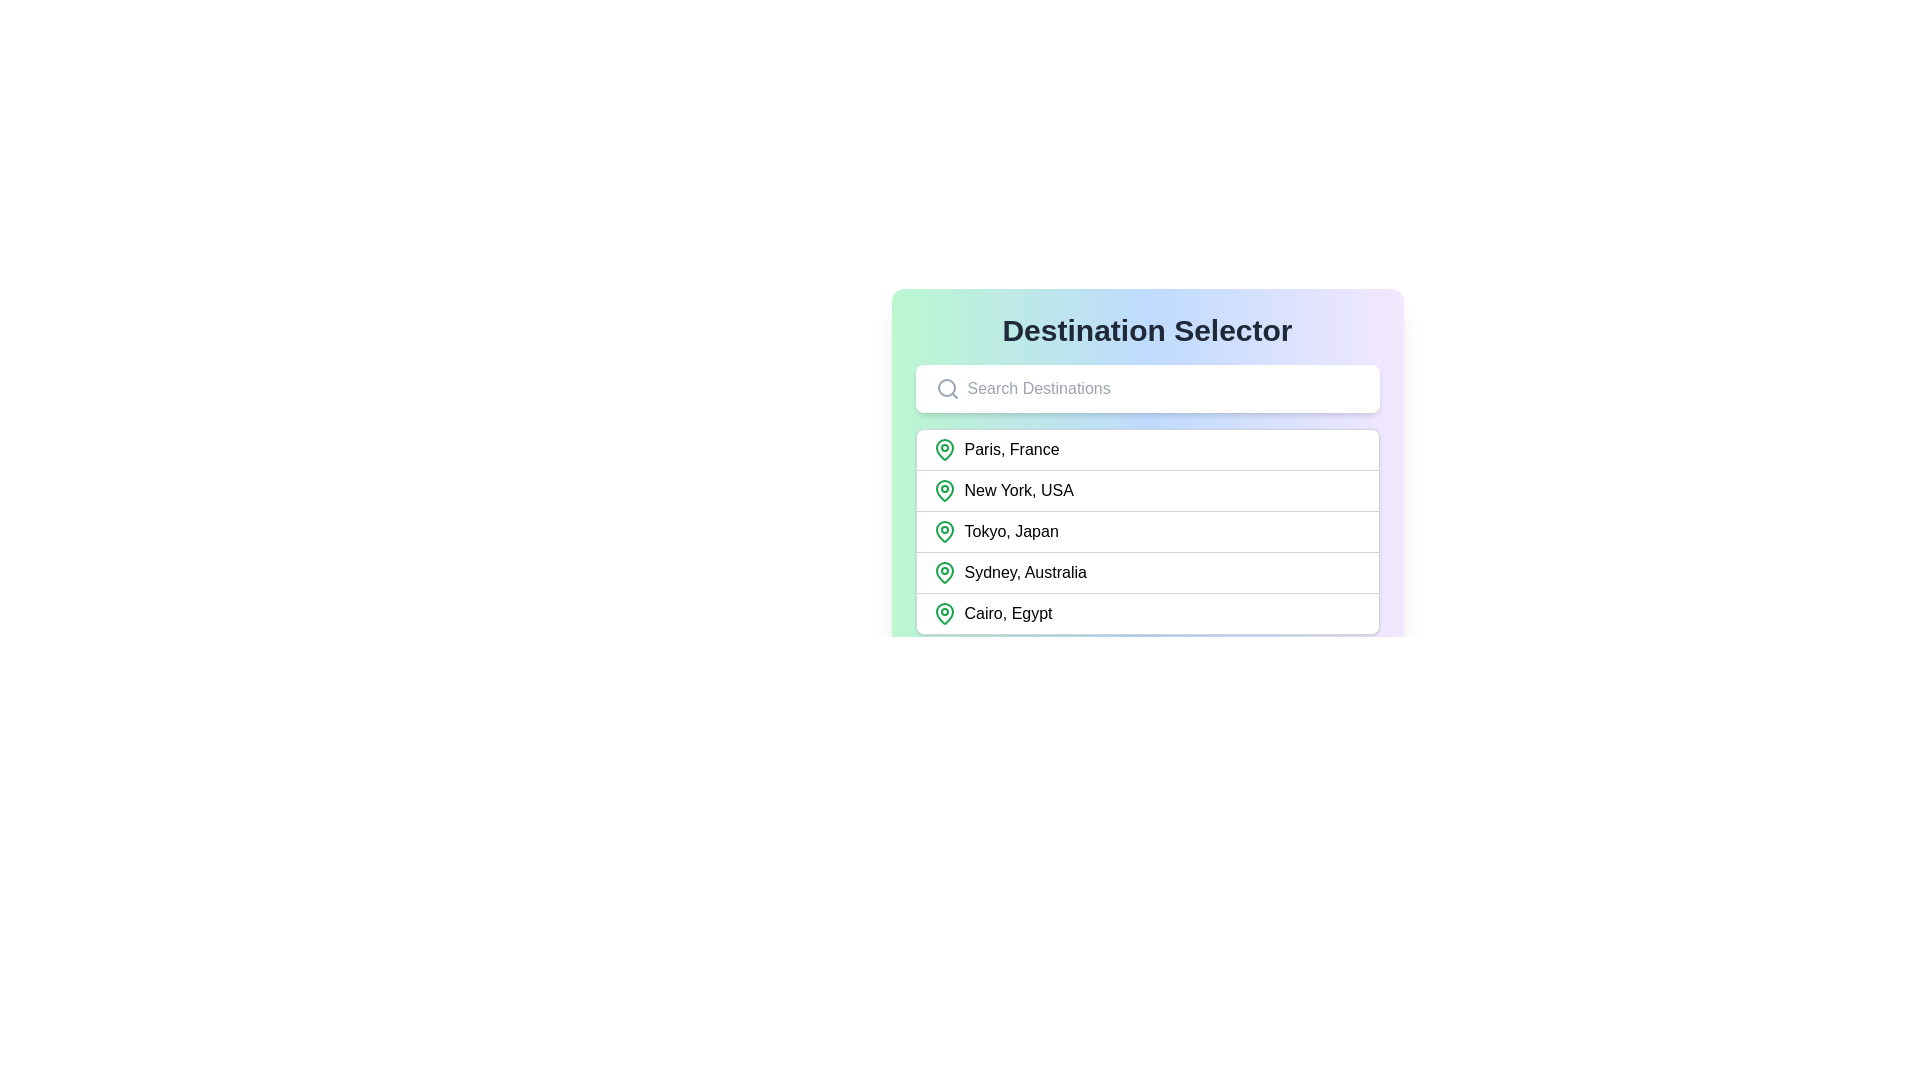 This screenshot has width=1920, height=1080. What do you see at coordinates (943, 490) in the screenshot?
I see `the green map pin icon located to the left of the text 'New York, USA' in the second row of the destination list as a visual indicator` at bounding box center [943, 490].